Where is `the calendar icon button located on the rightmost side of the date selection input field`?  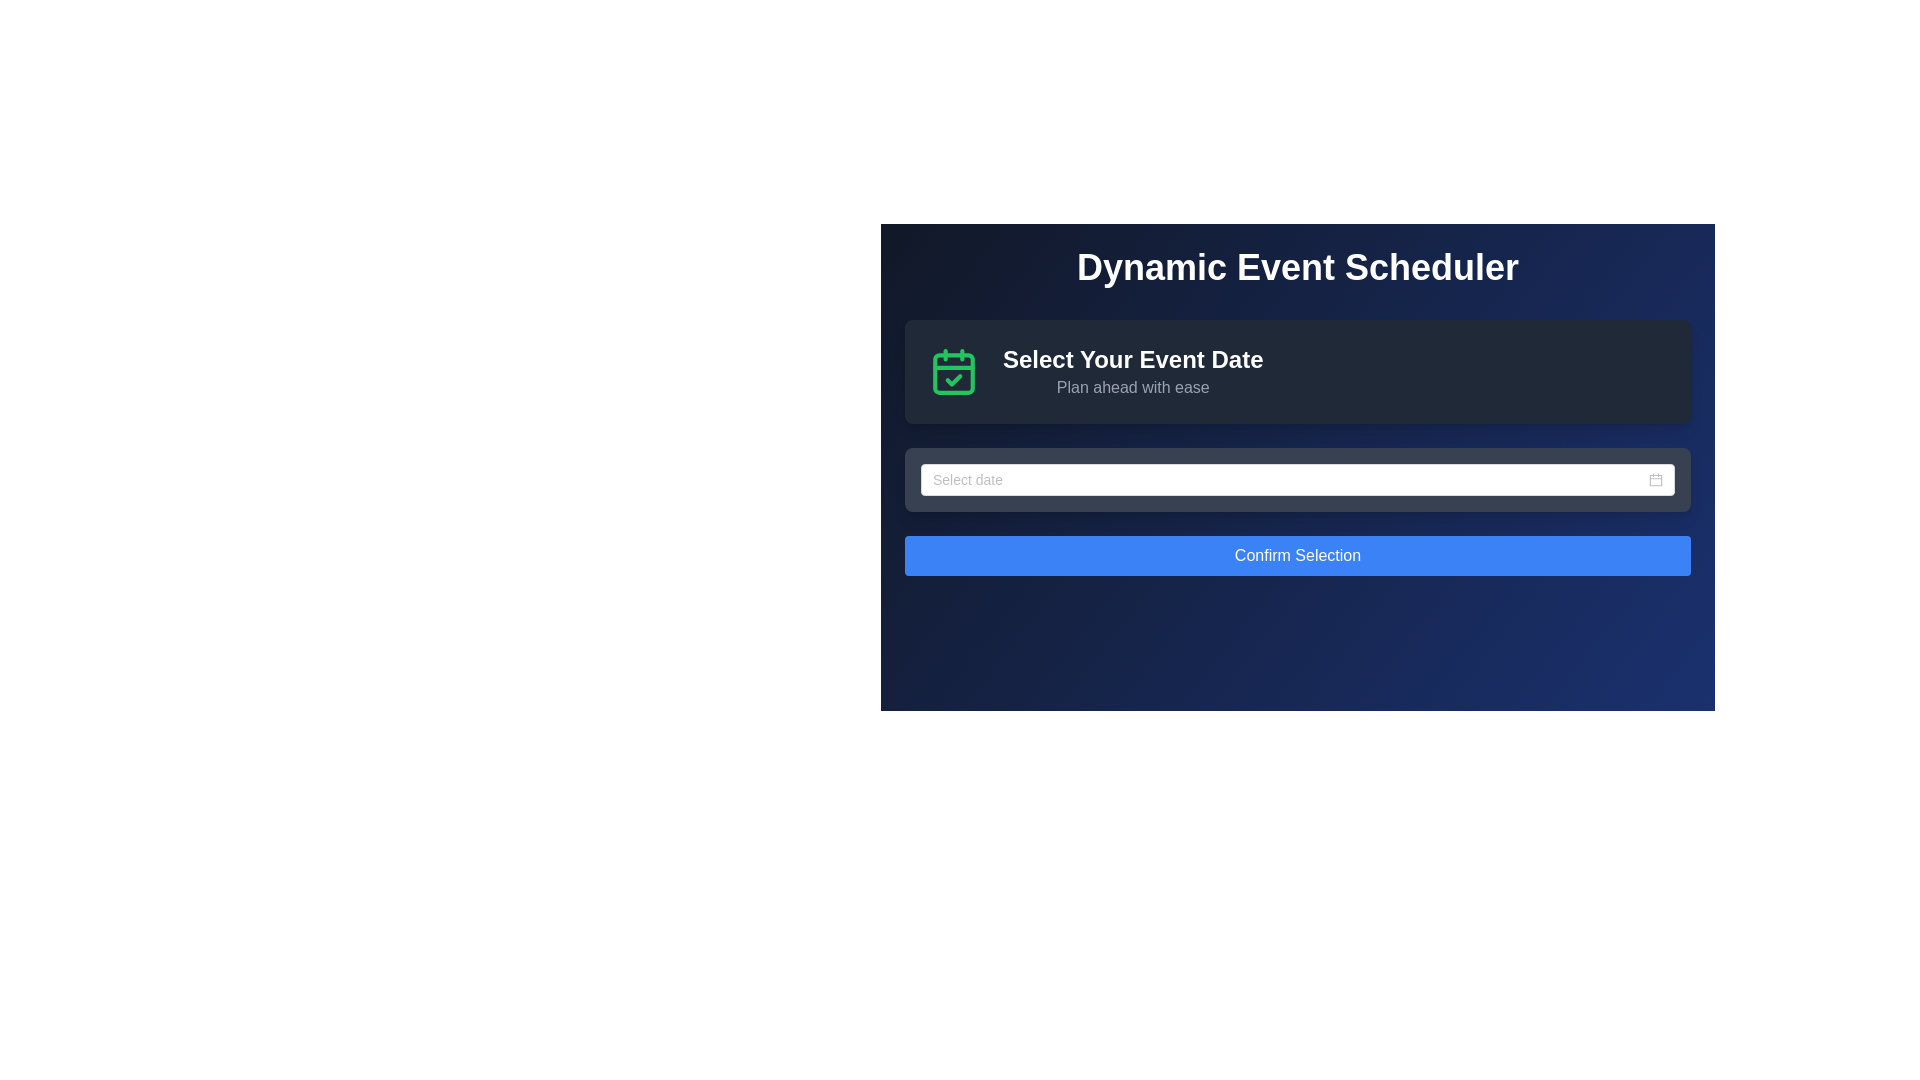
the calendar icon button located on the rightmost side of the date selection input field is located at coordinates (1656, 479).